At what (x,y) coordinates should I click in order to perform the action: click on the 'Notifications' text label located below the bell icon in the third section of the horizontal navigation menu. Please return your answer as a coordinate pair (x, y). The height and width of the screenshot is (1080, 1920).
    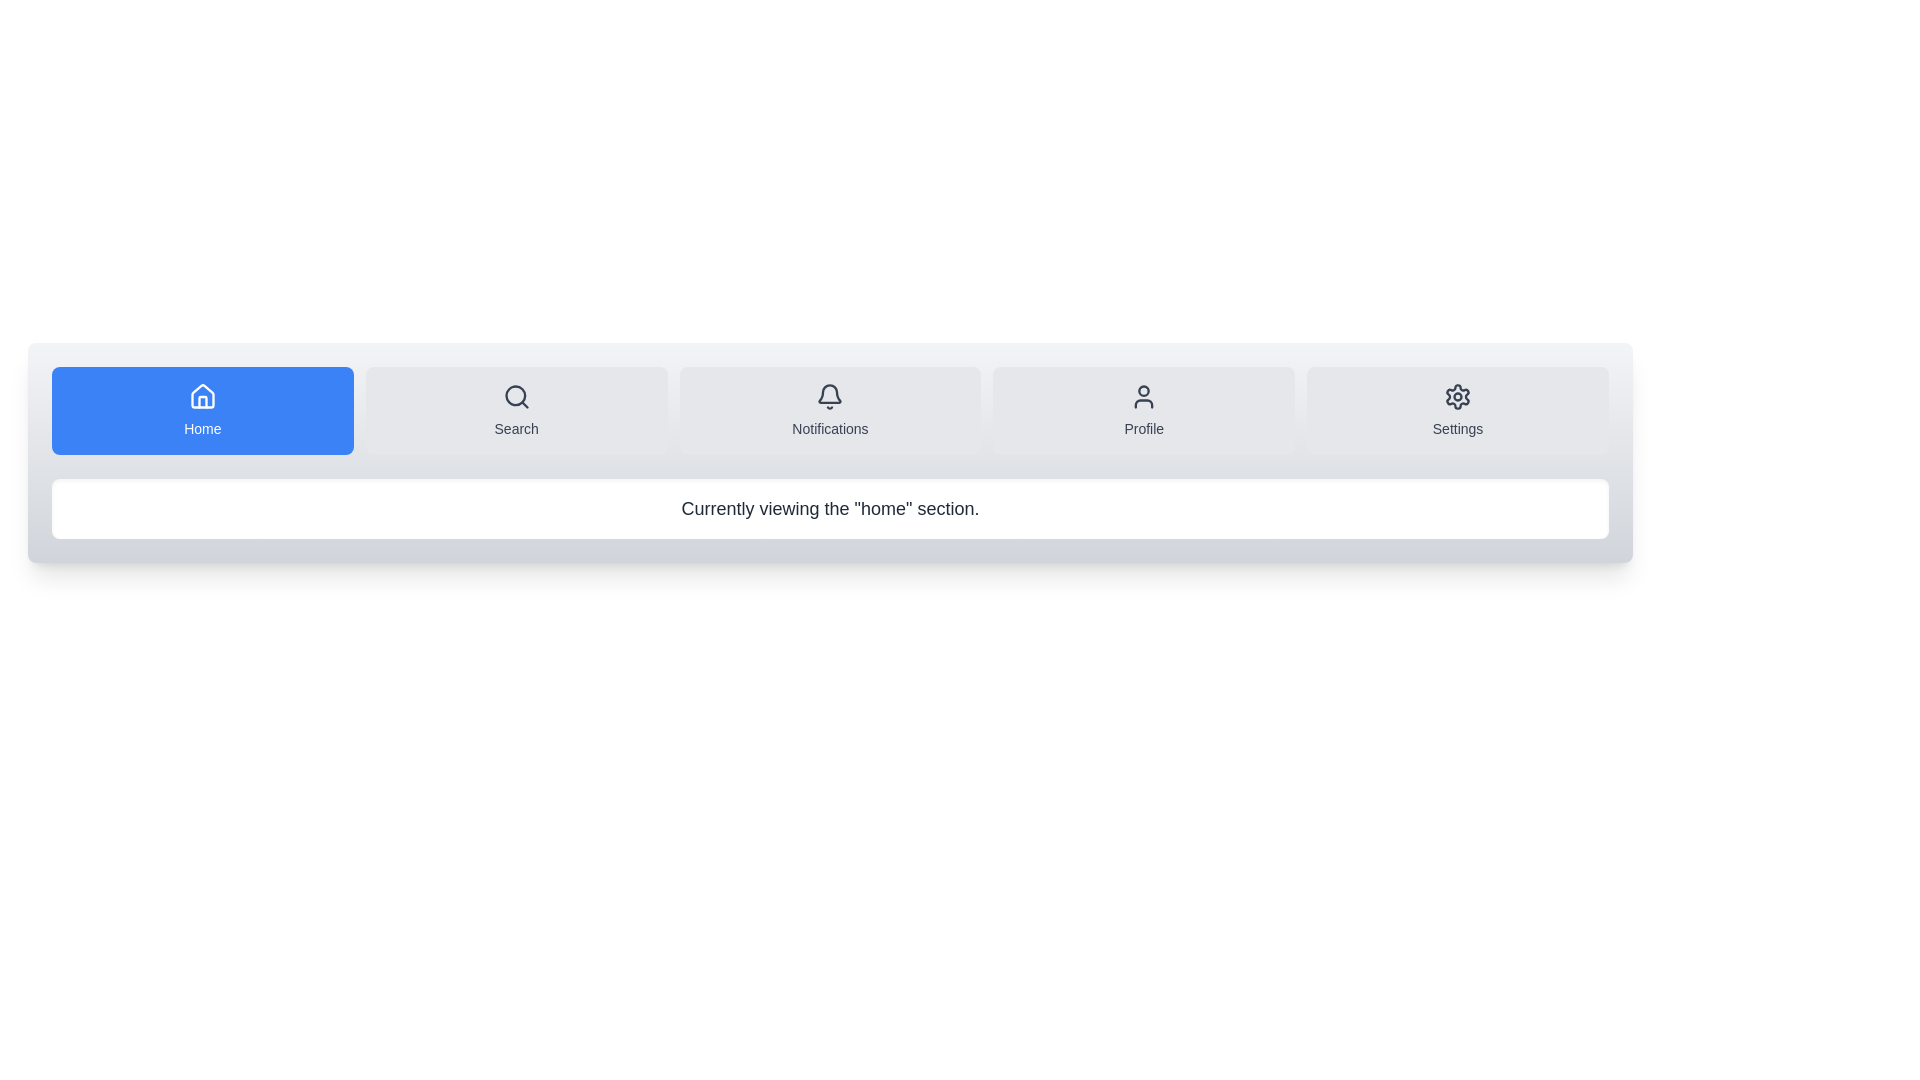
    Looking at the image, I should click on (830, 427).